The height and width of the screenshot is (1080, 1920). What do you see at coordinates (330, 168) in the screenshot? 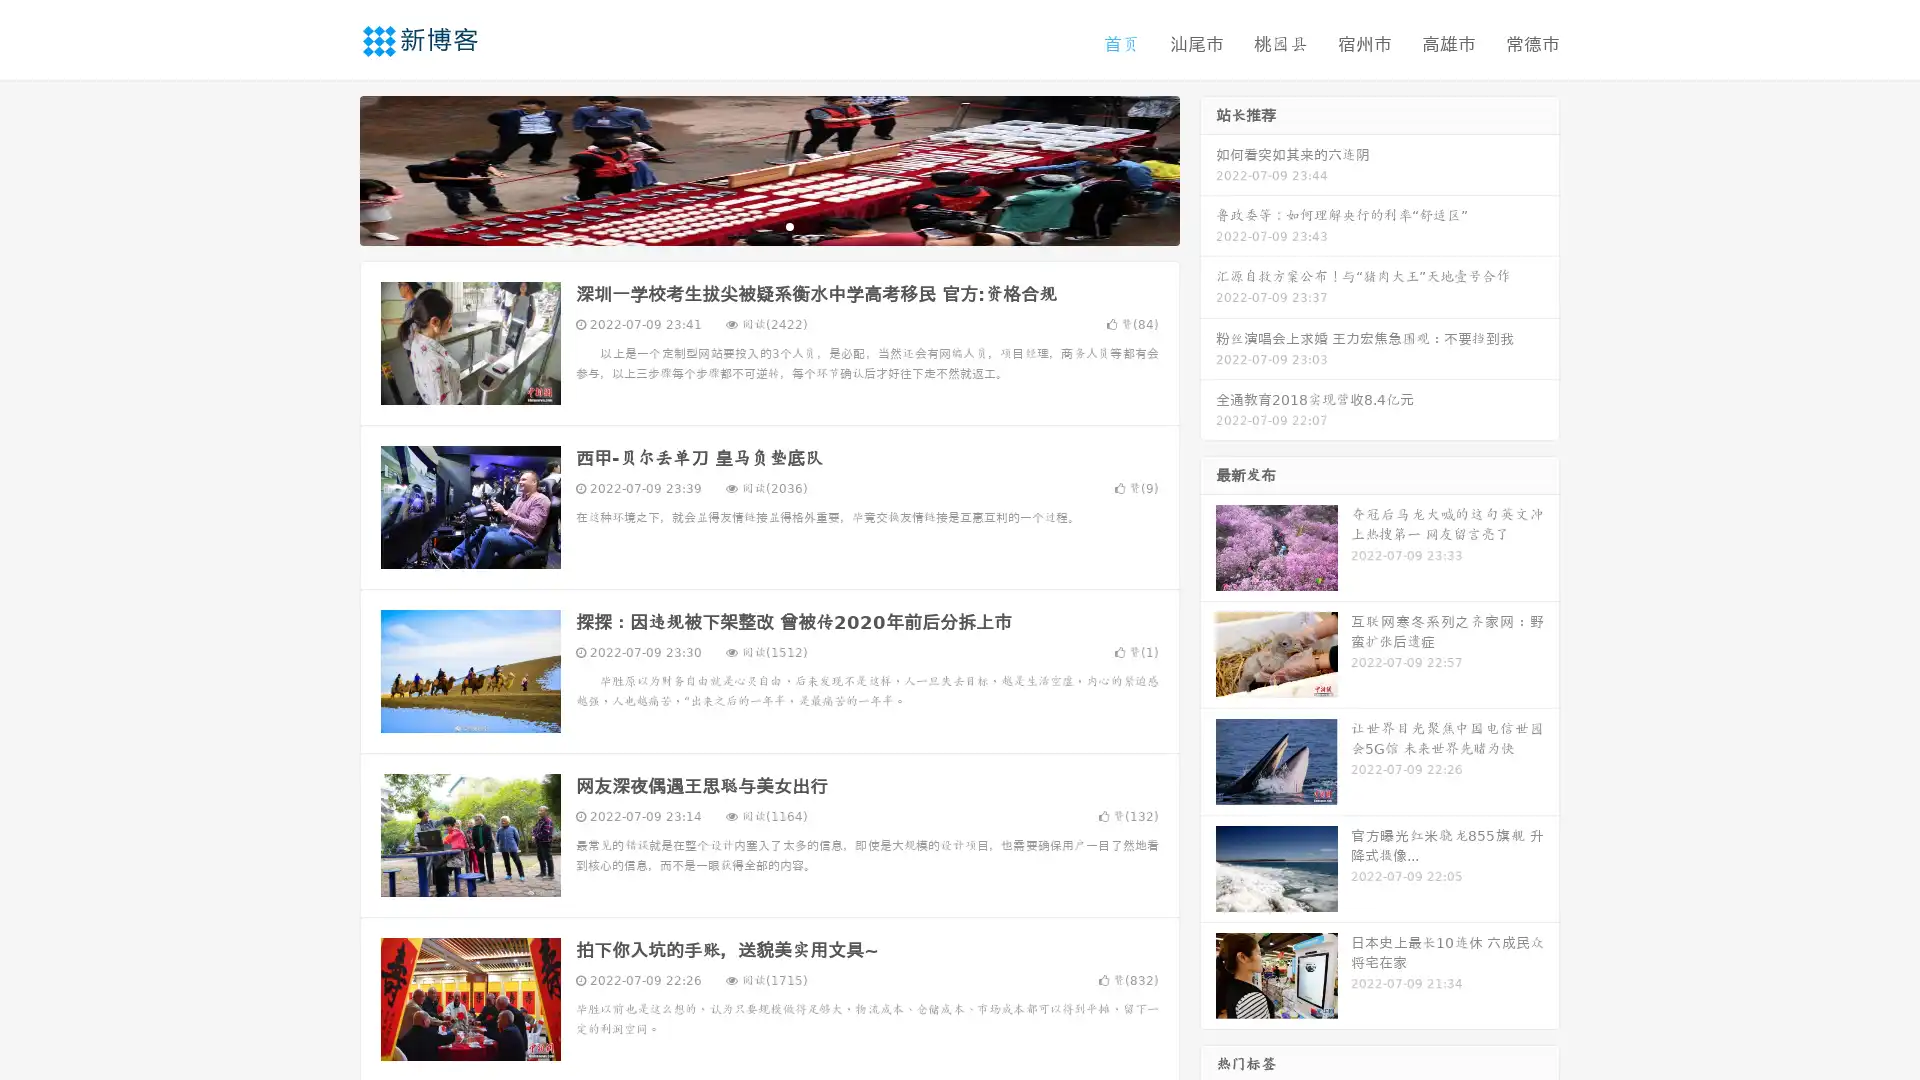
I see `Previous slide` at bounding box center [330, 168].